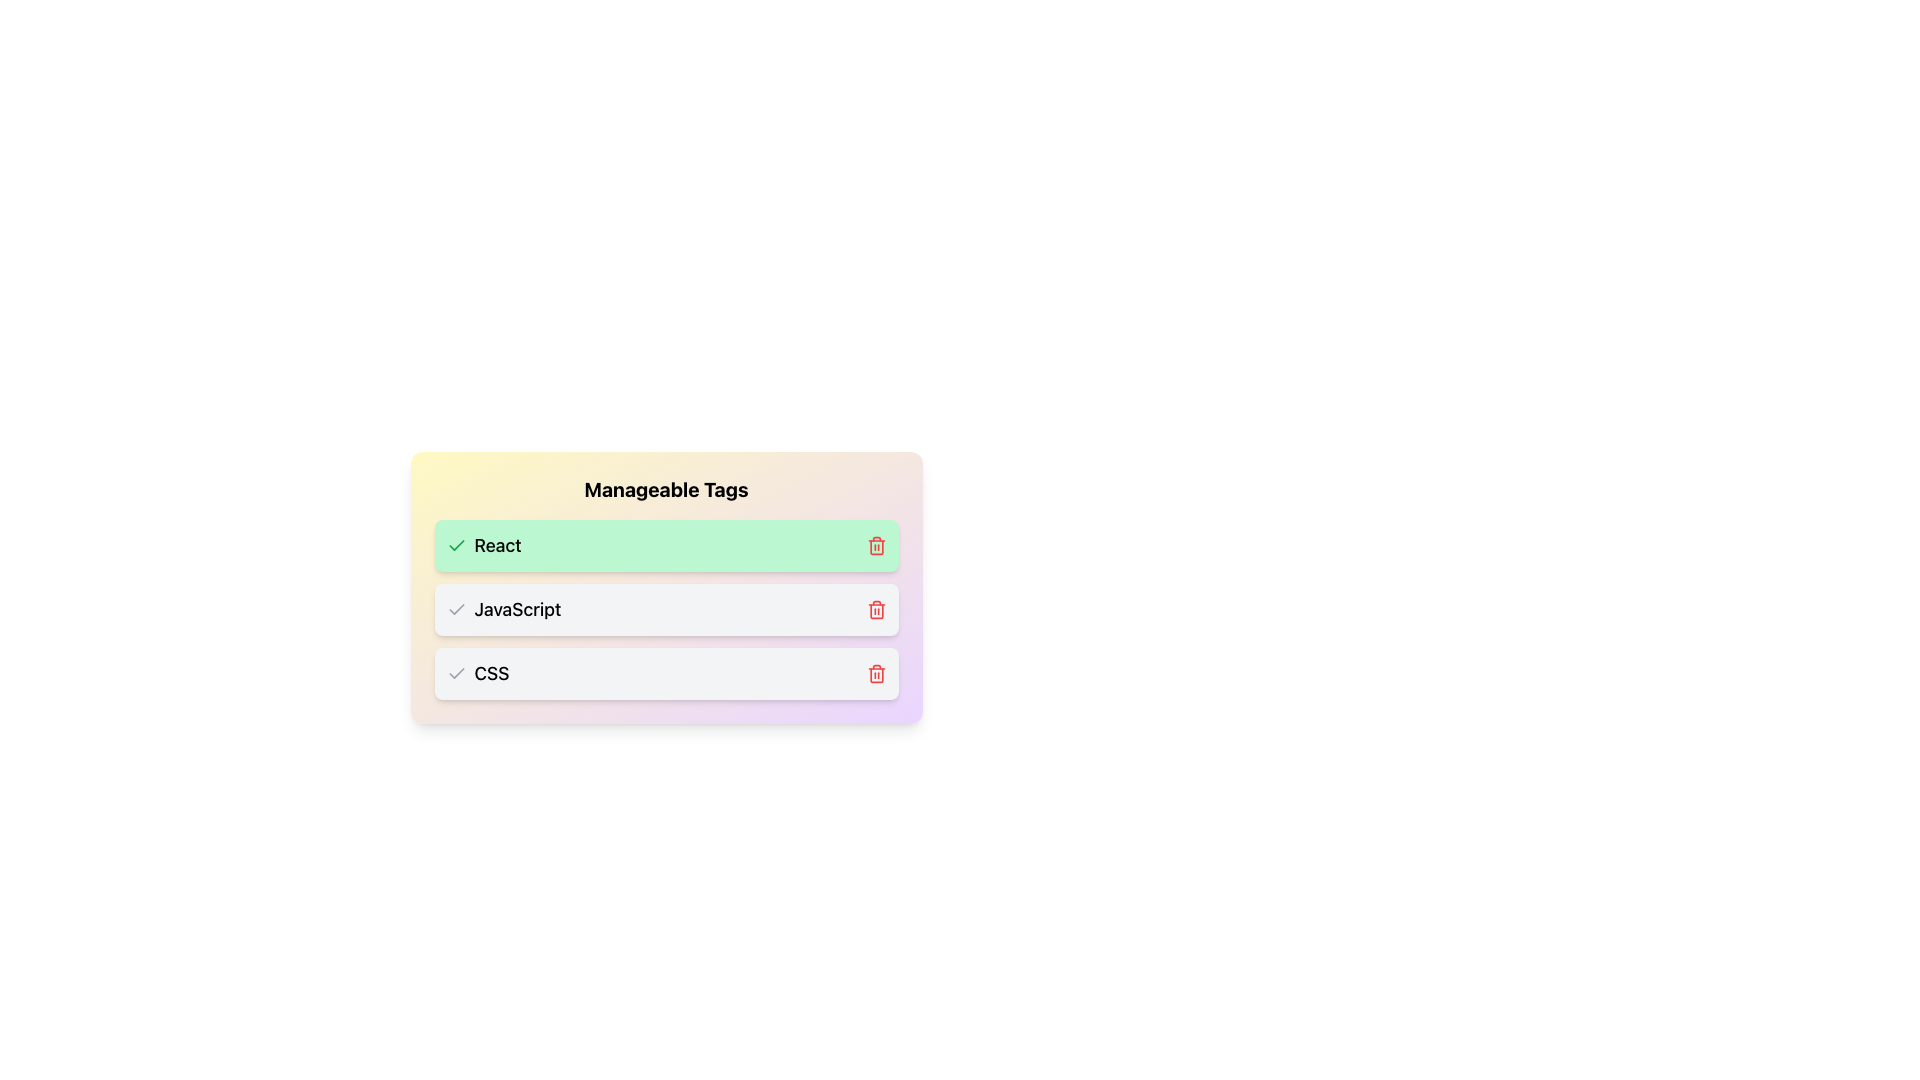 This screenshot has height=1080, width=1920. I want to click on the 'JavaScript' selectable item, which is the second item in a vertically stacked list with a gray background and rounded edges, so click(666, 608).